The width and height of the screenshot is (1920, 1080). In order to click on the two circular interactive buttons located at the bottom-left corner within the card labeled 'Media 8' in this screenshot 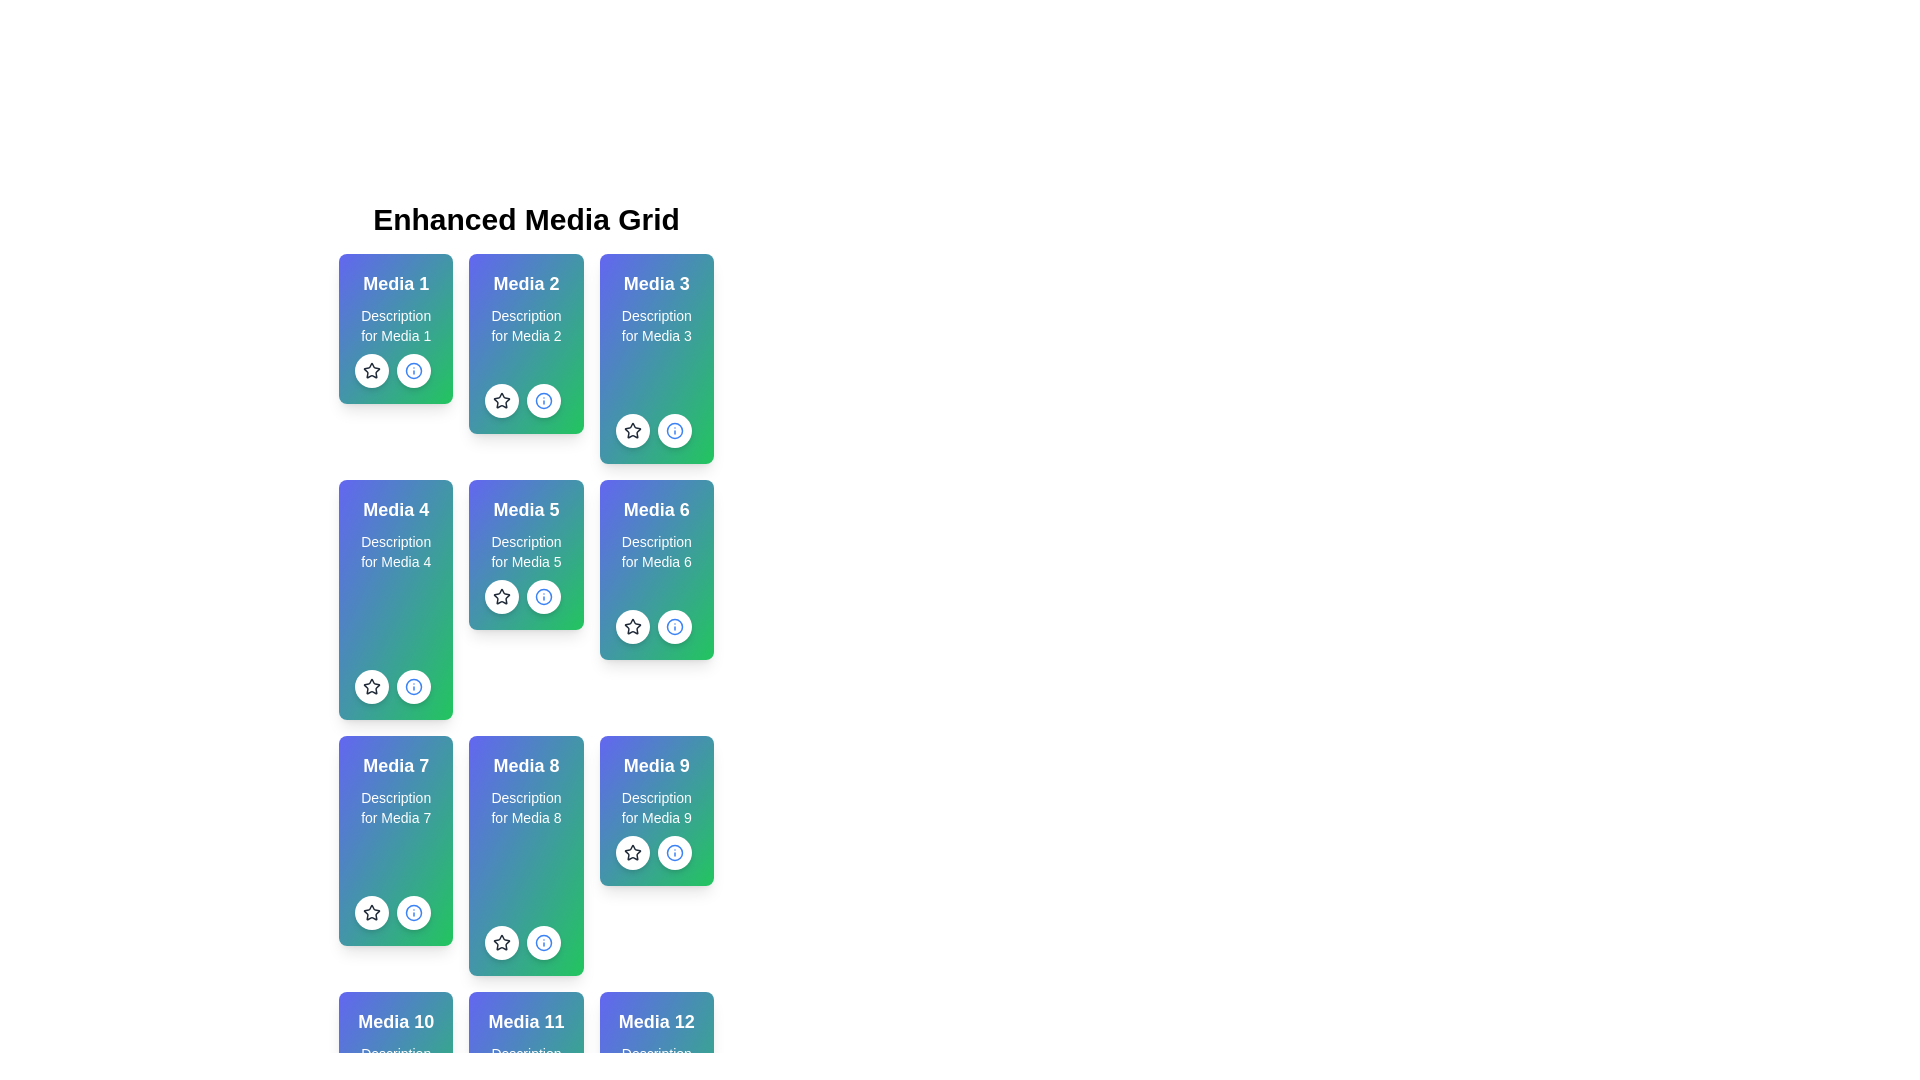, I will do `click(523, 942)`.